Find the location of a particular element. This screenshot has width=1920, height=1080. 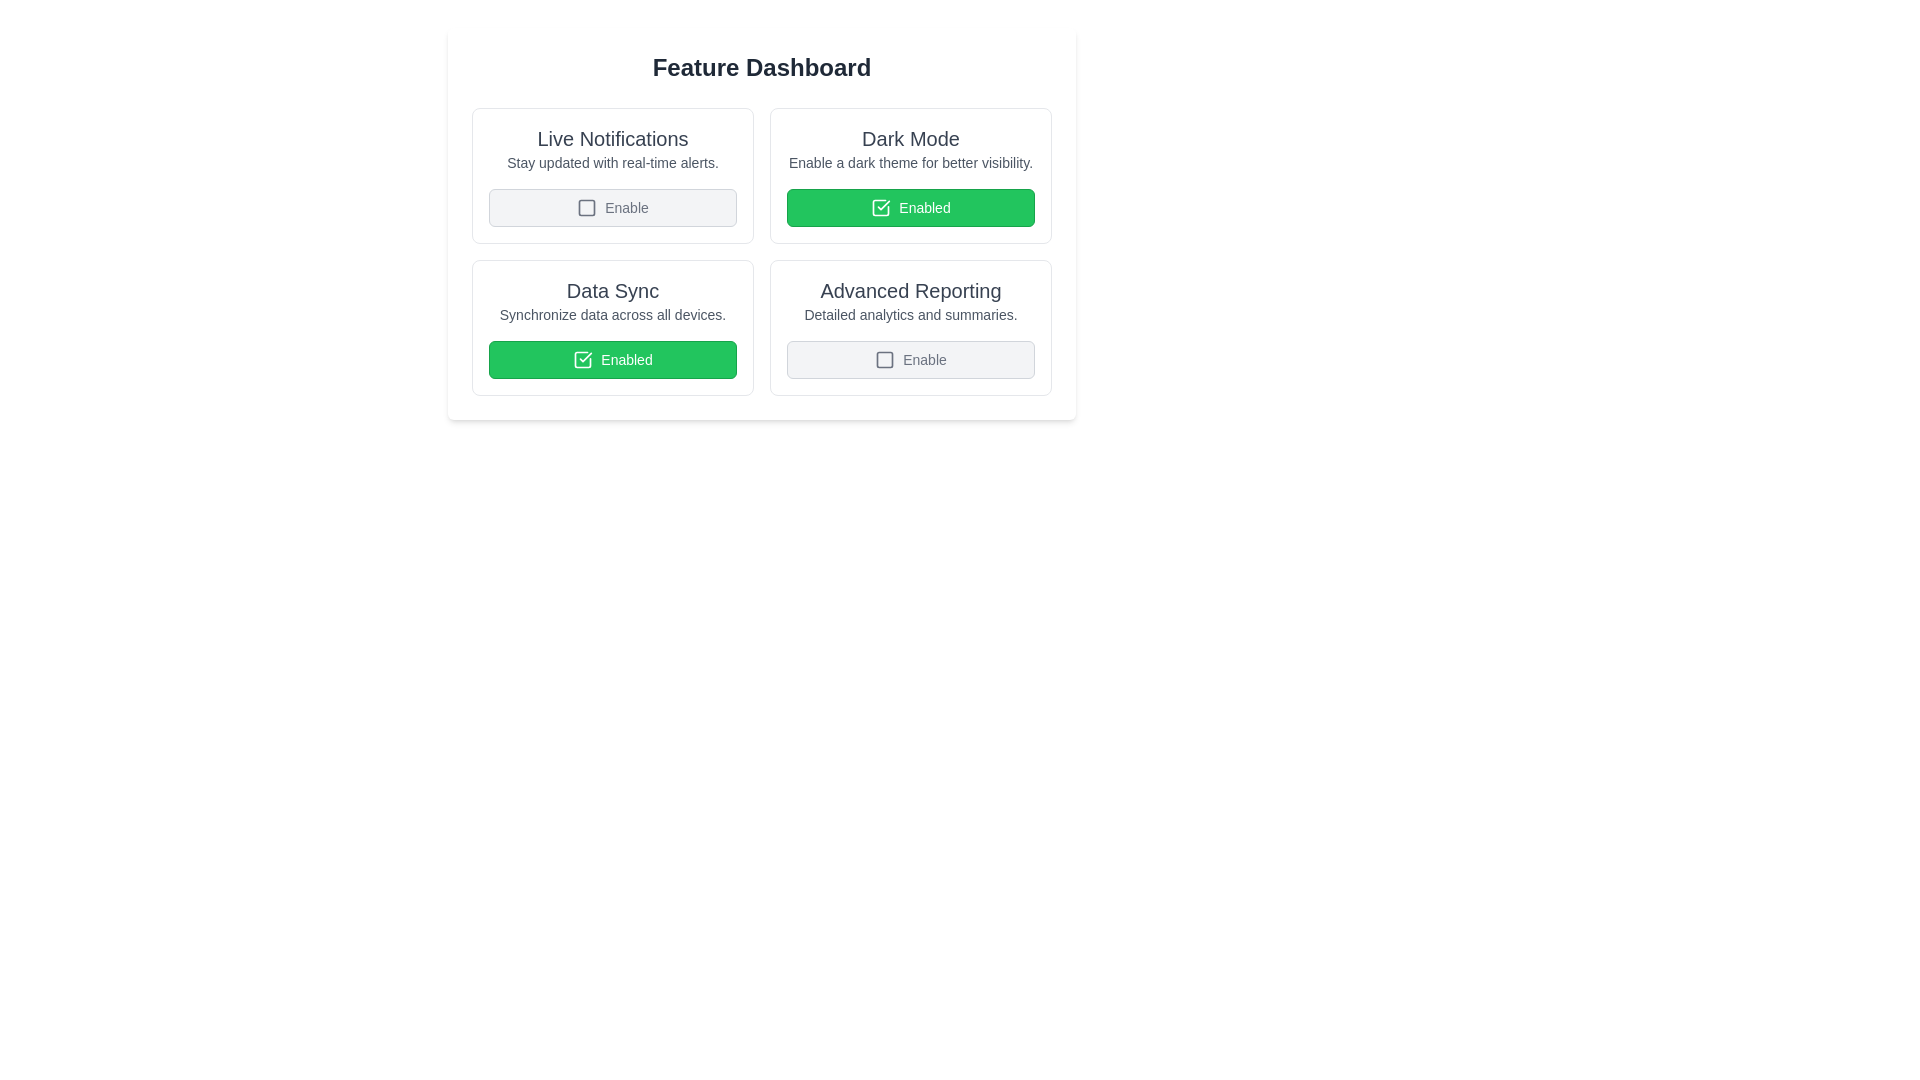

the 'Live Notifications' text label, which is styled in bold and larger size, located above the descriptive text 'Stay updated with real-time alerts.' is located at coordinates (612, 137).